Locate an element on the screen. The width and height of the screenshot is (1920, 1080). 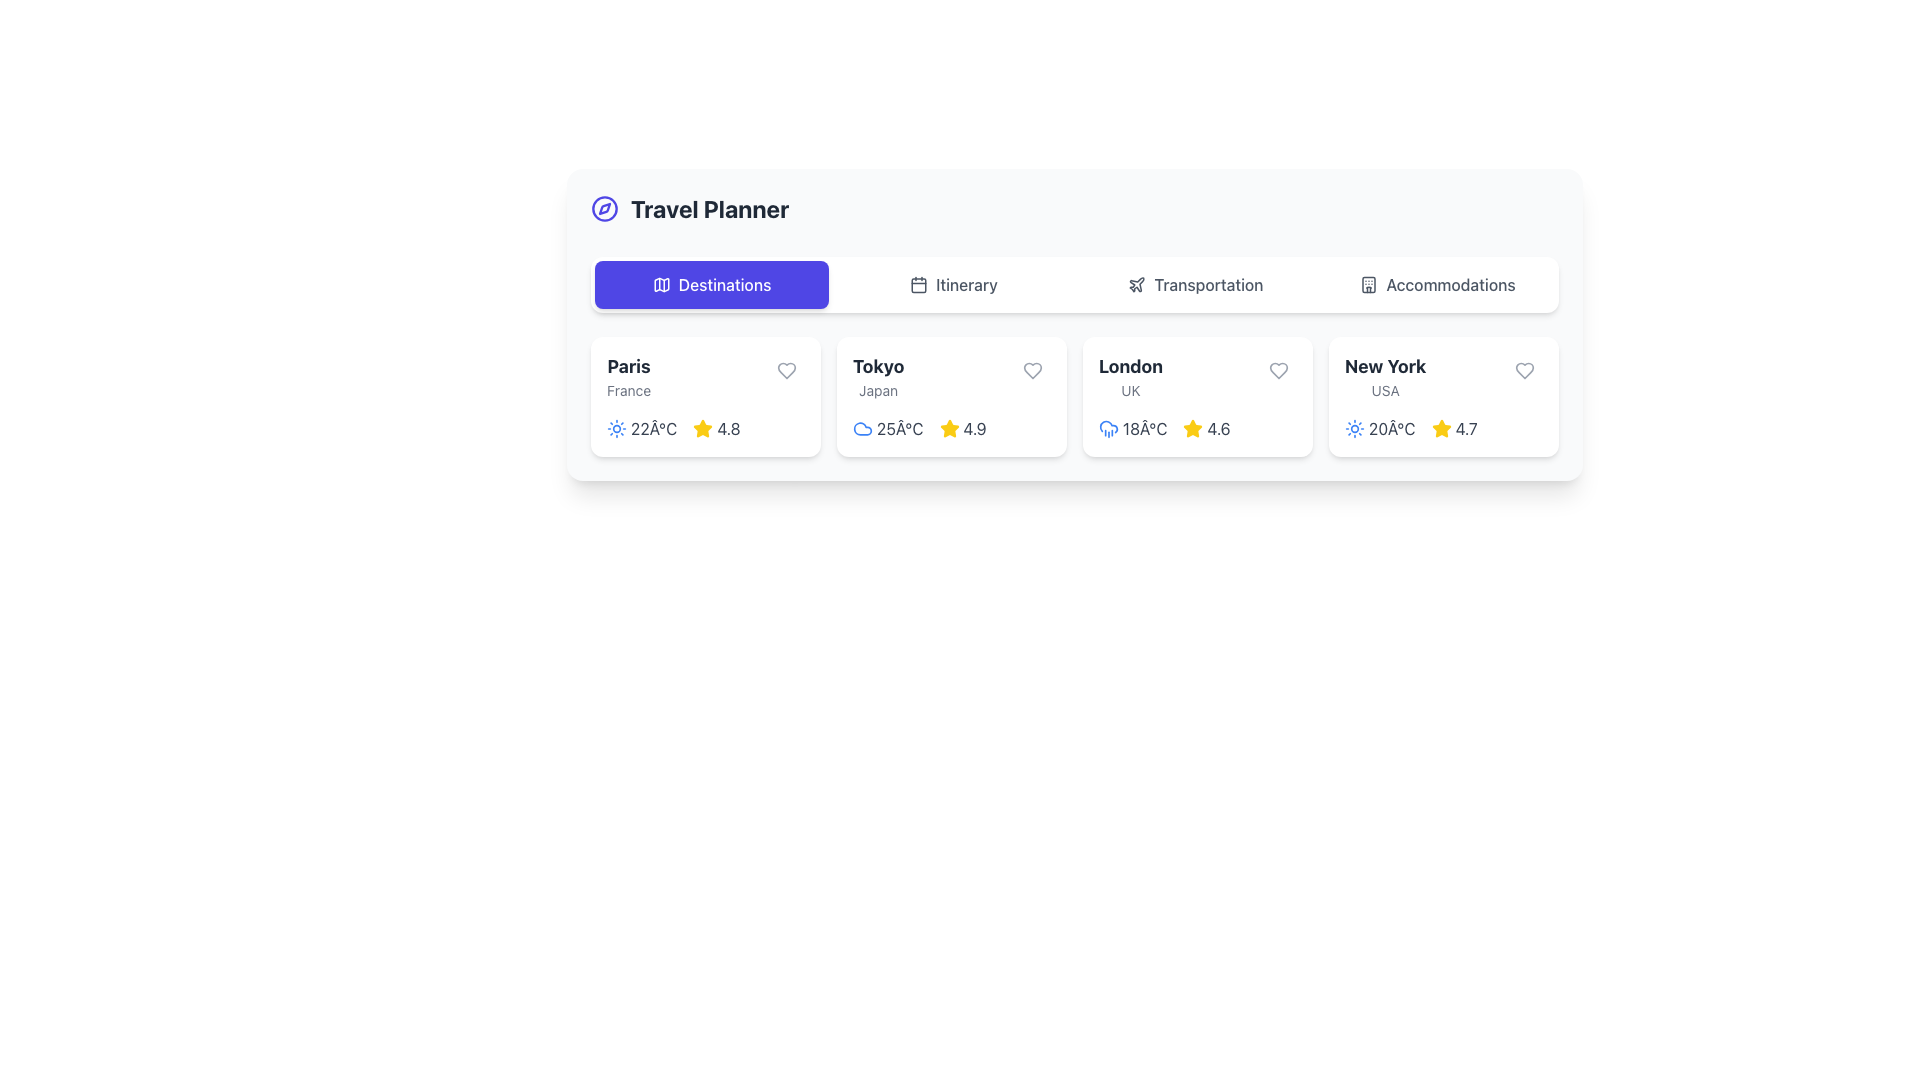
the heart-shaped icon in the top-right corner of the London card is located at coordinates (1277, 370).